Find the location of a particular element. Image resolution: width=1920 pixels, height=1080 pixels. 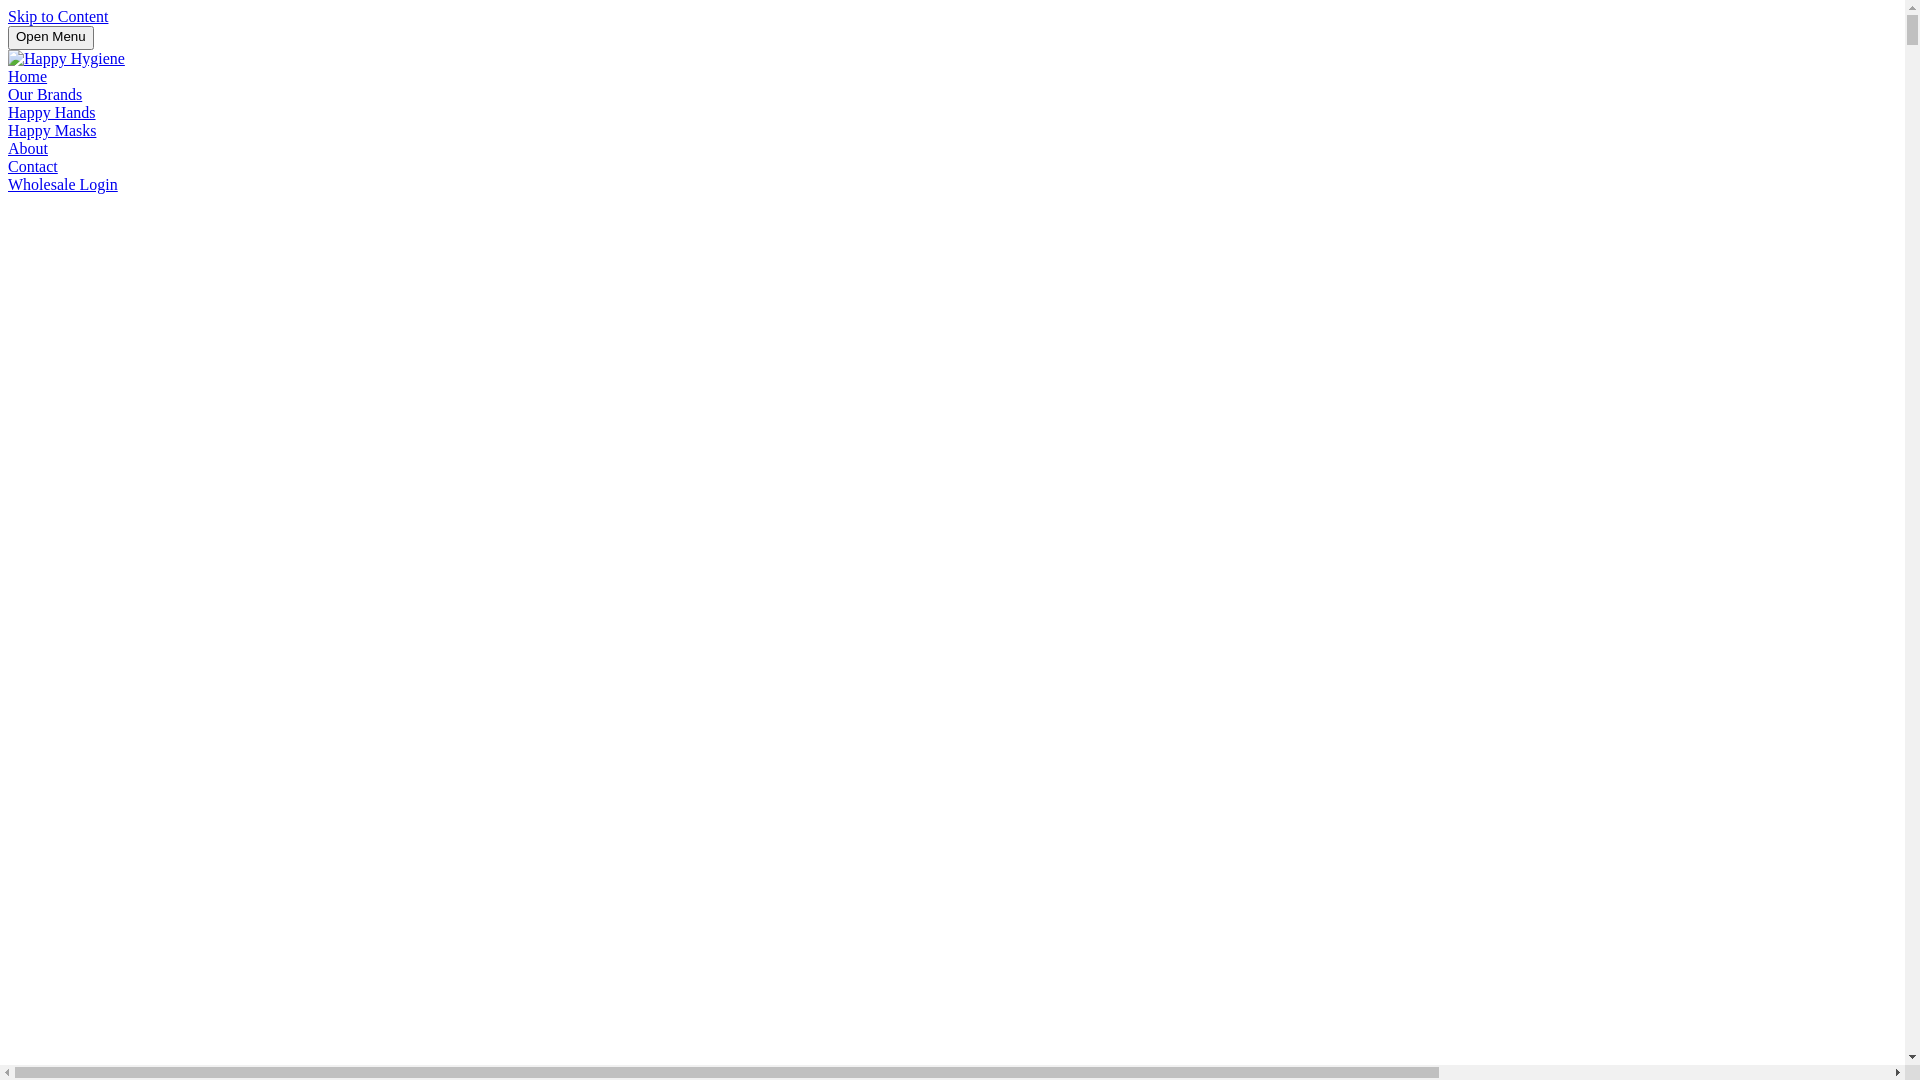

'About' is located at coordinates (8, 147).